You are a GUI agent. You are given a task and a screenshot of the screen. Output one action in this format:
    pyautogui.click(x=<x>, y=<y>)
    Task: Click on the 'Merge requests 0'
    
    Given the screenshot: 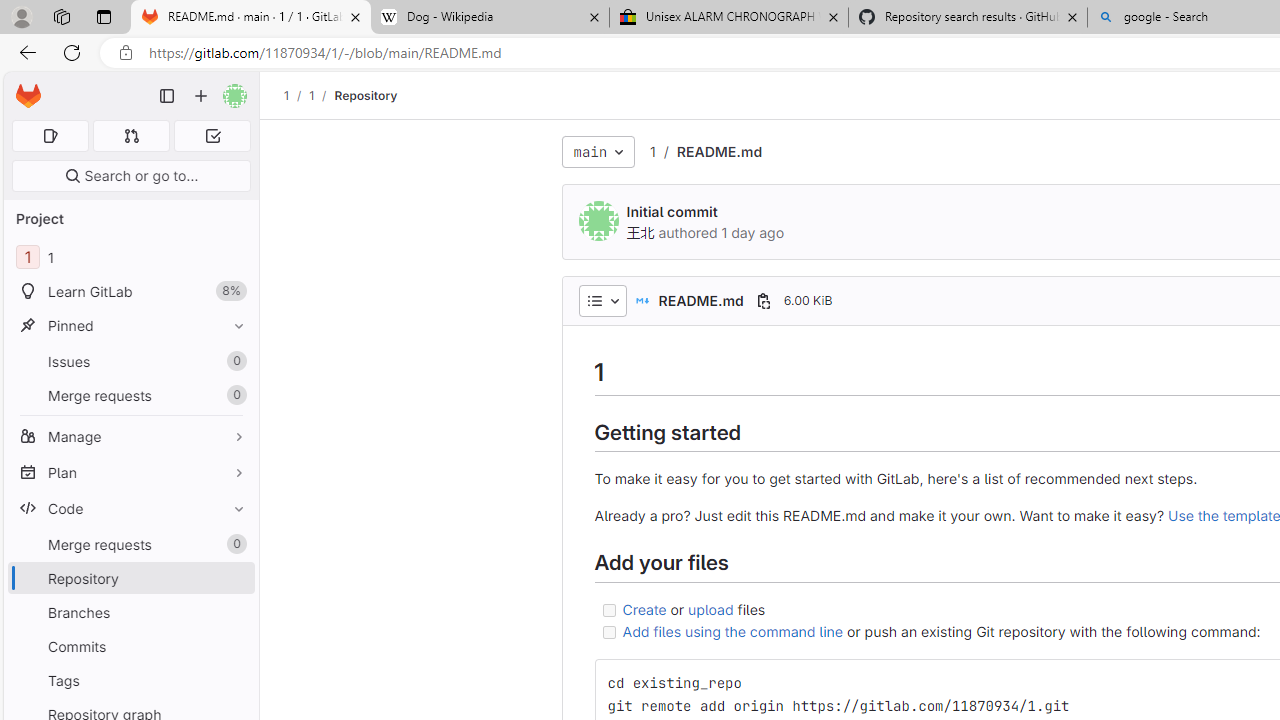 What is the action you would take?
    pyautogui.click(x=130, y=544)
    